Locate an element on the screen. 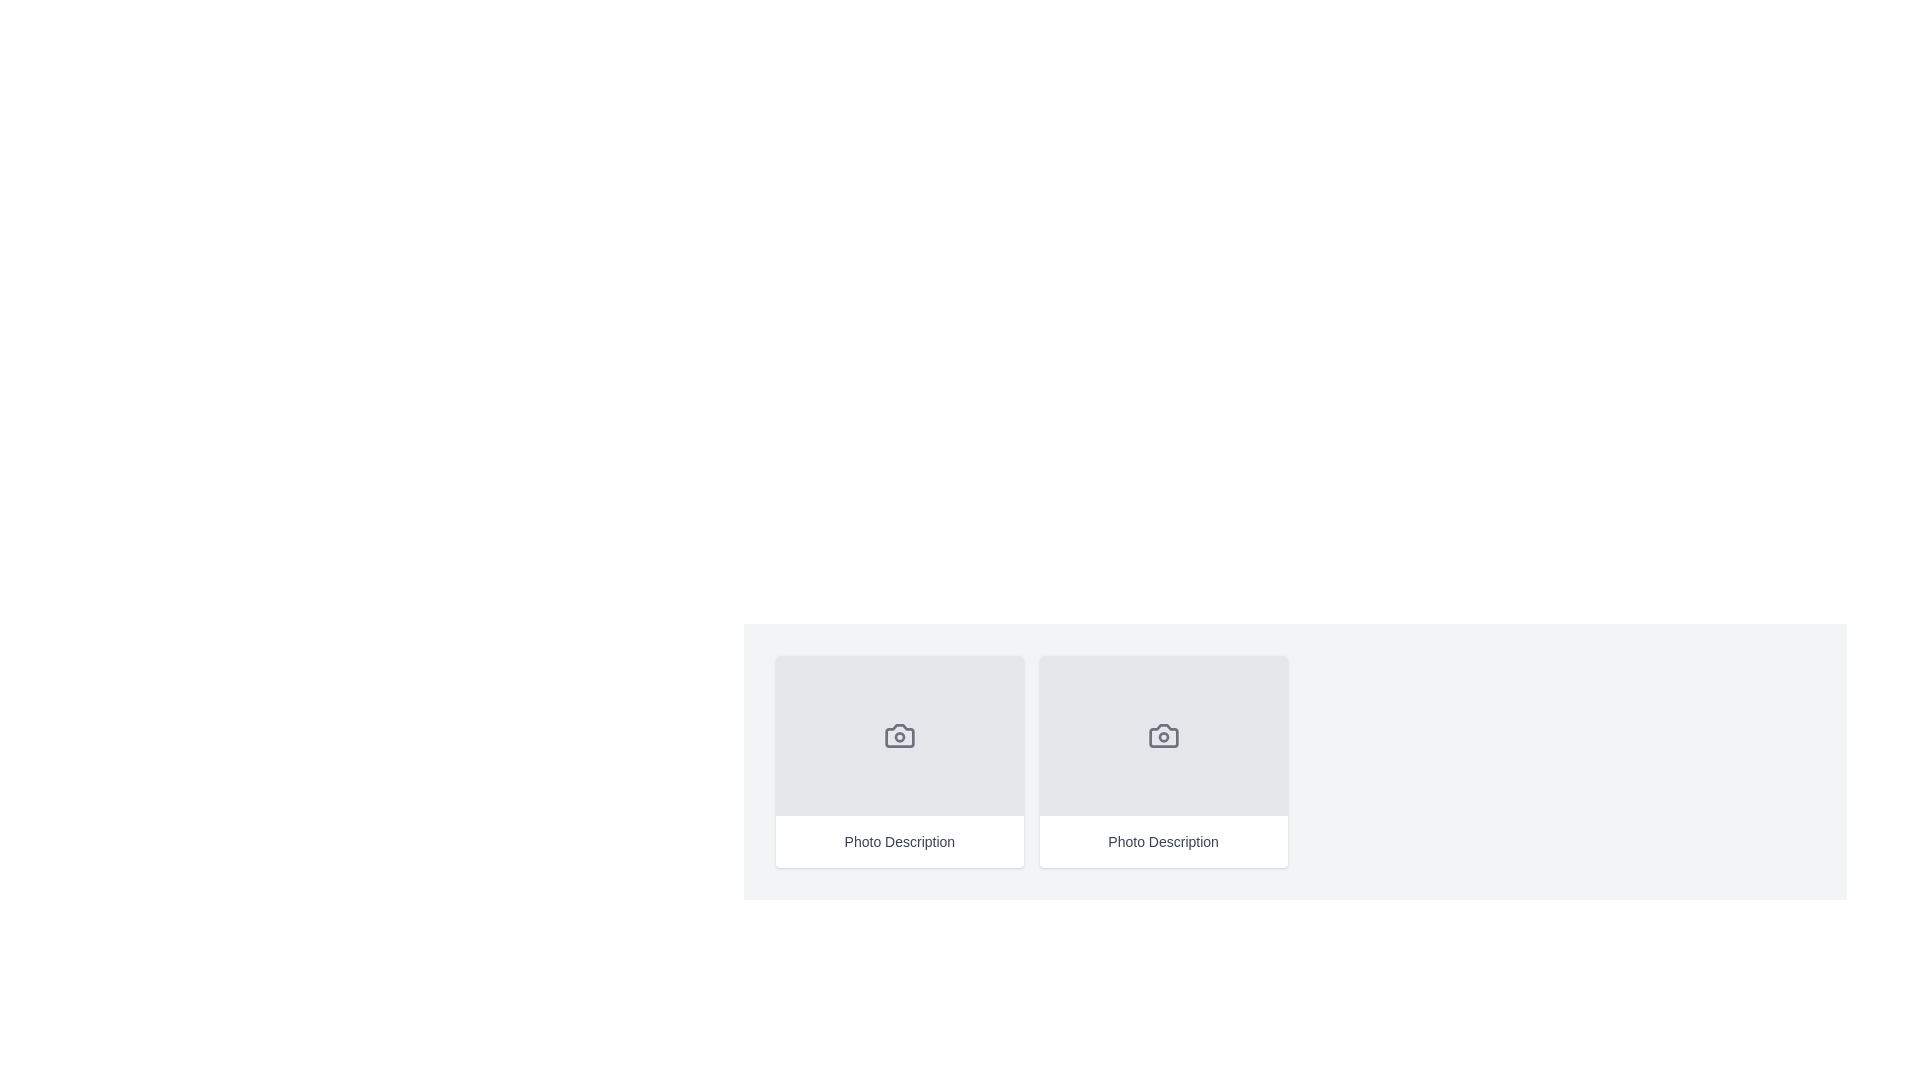  descriptive text label located in the bottom-left corner of the grid, specifically for the leftmost box is located at coordinates (898, 841).